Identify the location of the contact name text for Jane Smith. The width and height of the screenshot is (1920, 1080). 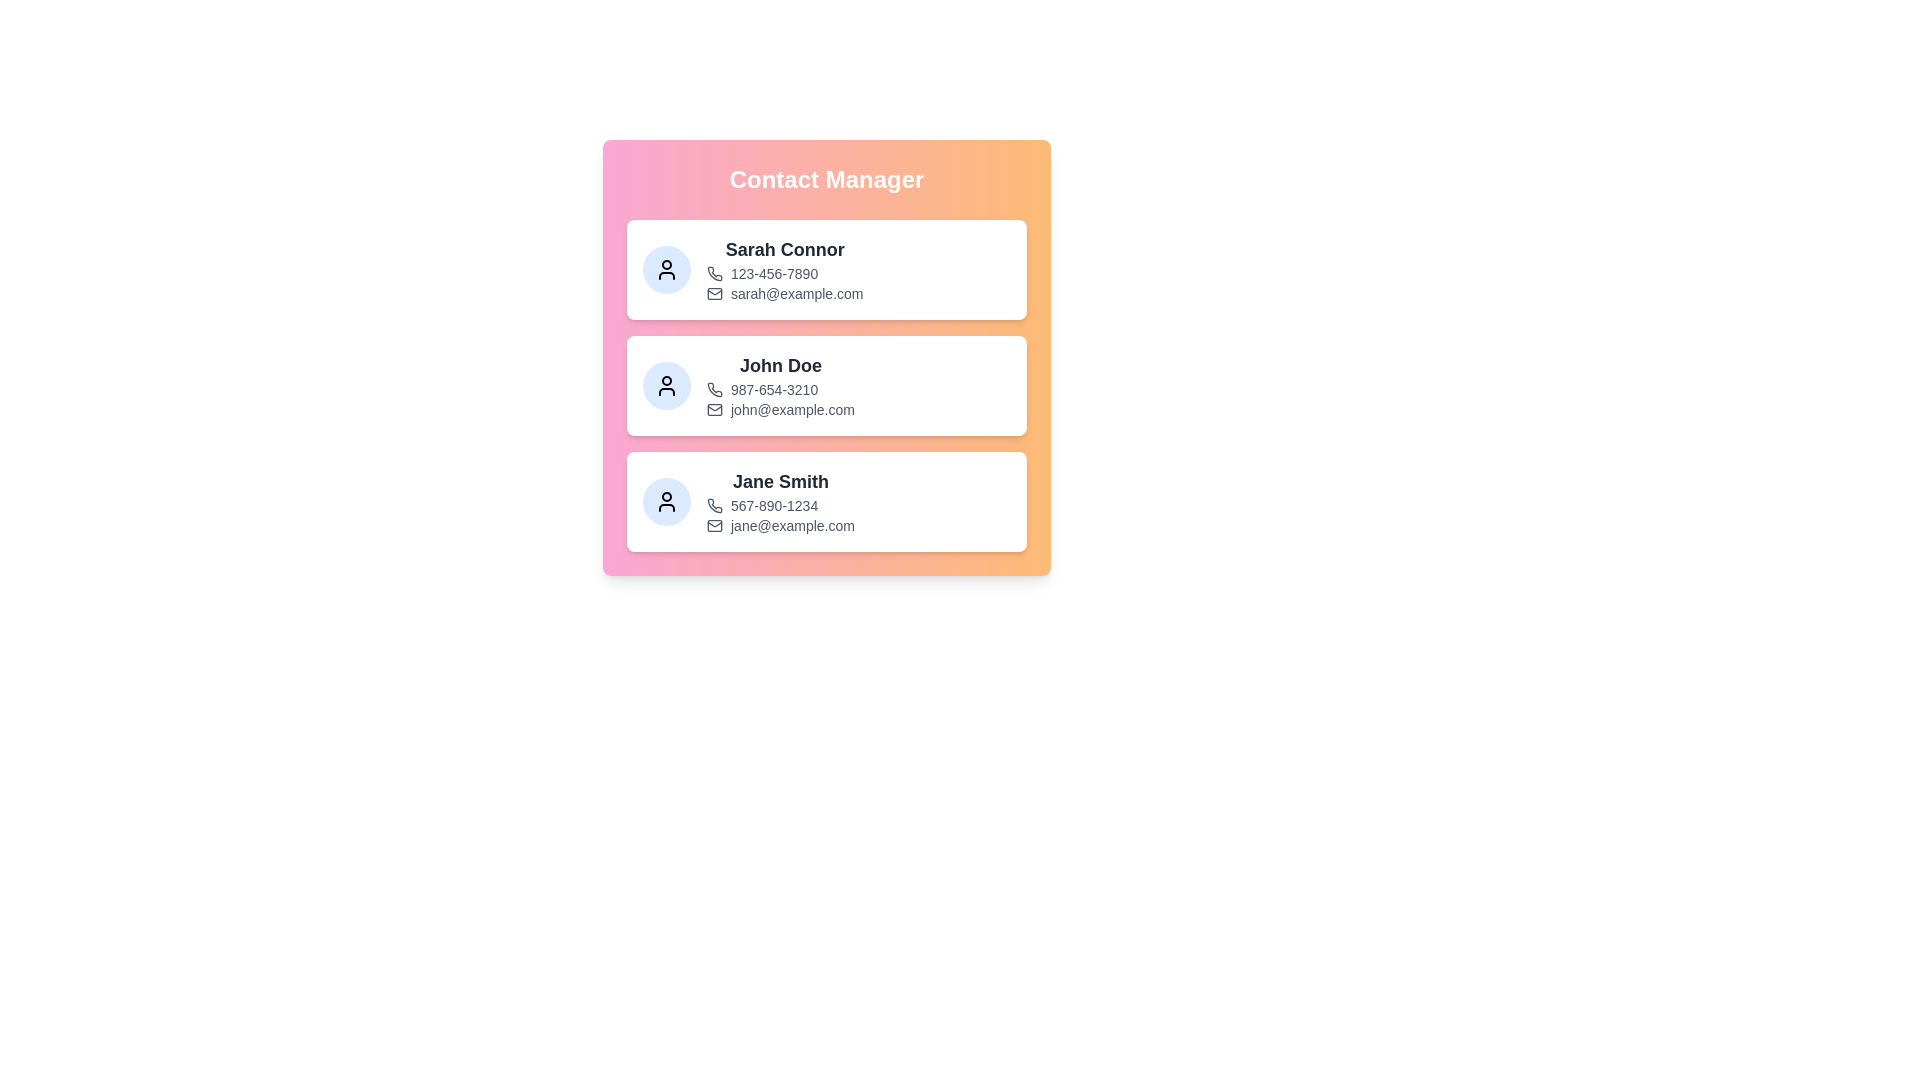
(780, 482).